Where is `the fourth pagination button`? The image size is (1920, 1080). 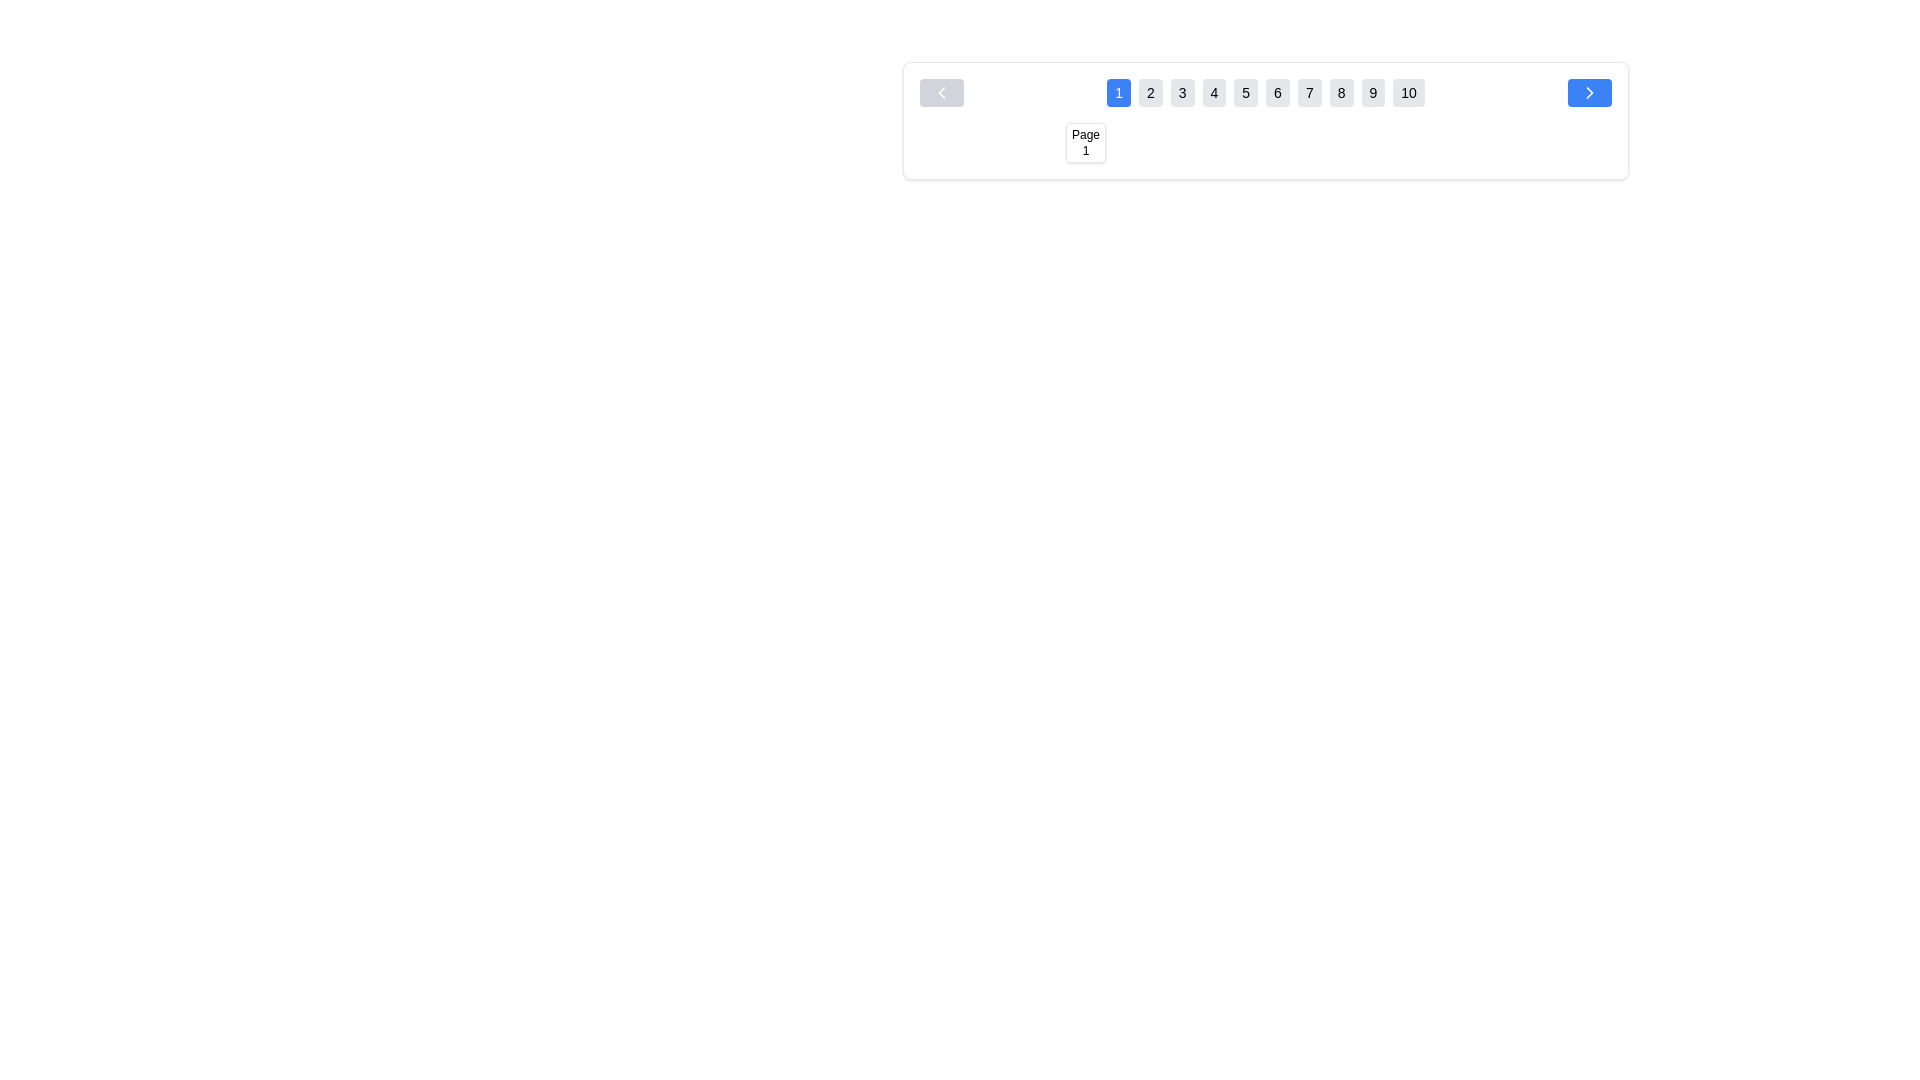 the fourth pagination button is located at coordinates (1204, 141).